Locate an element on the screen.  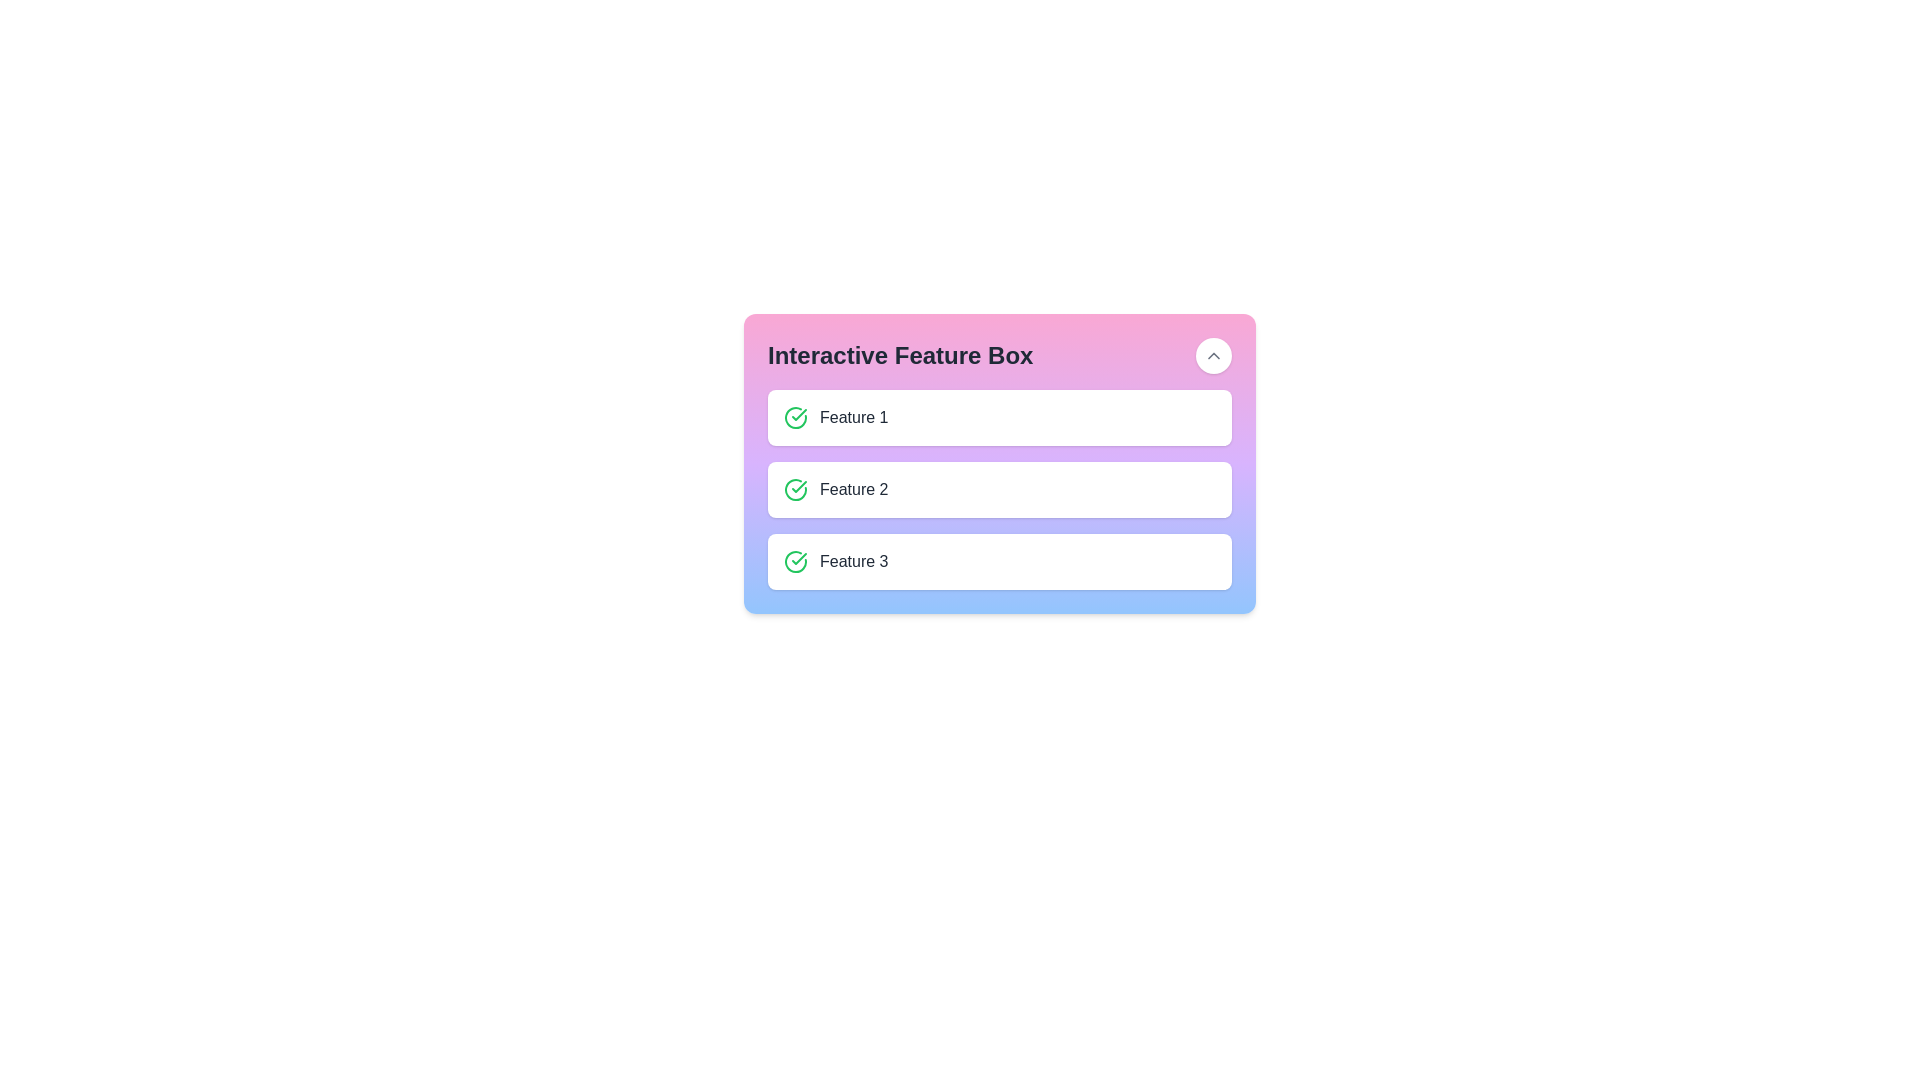
the interactive control button for collapsing or minimizing the content of the 'Interactive Feature Box', located at the top-right corner of the box is located at coordinates (1213, 354).